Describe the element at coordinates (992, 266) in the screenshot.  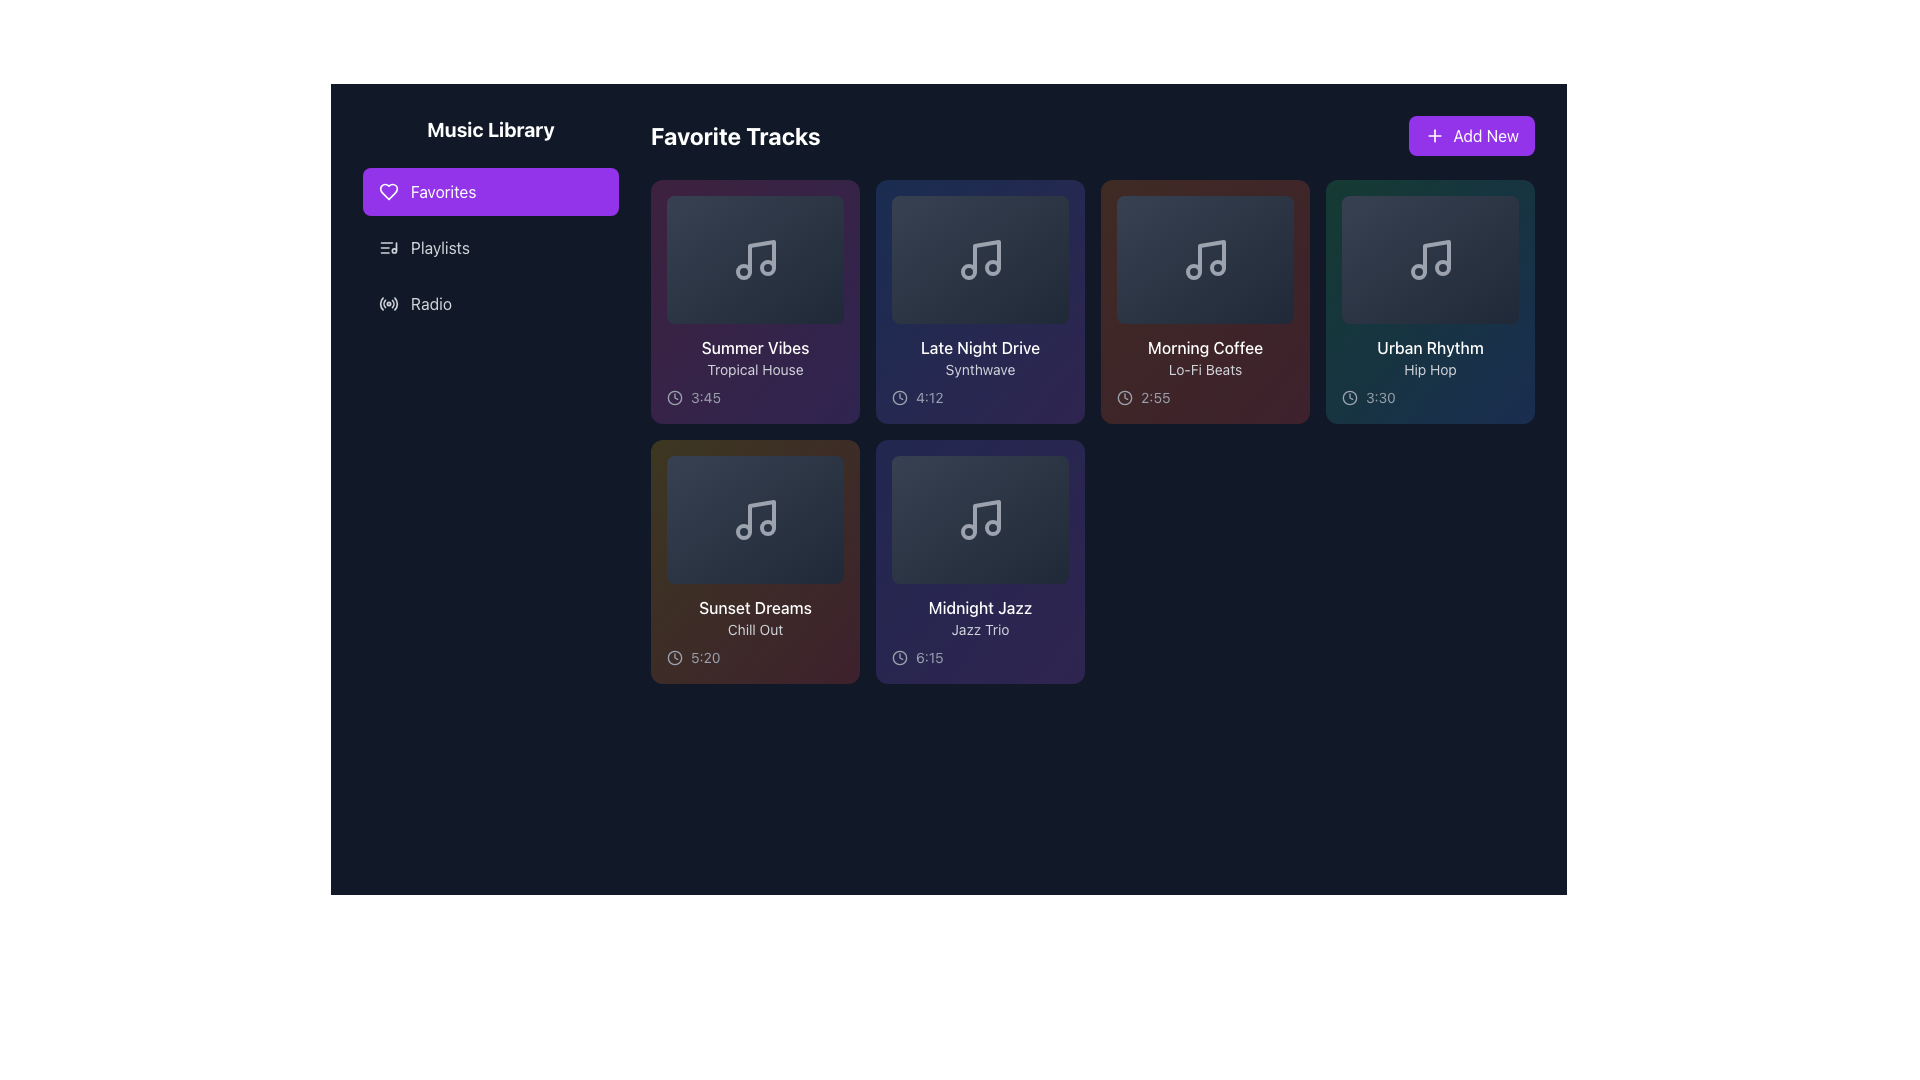
I see `the small circle element located near the top-right corner of the music note icon in the 'Late Night Drive' music track card` at that location.